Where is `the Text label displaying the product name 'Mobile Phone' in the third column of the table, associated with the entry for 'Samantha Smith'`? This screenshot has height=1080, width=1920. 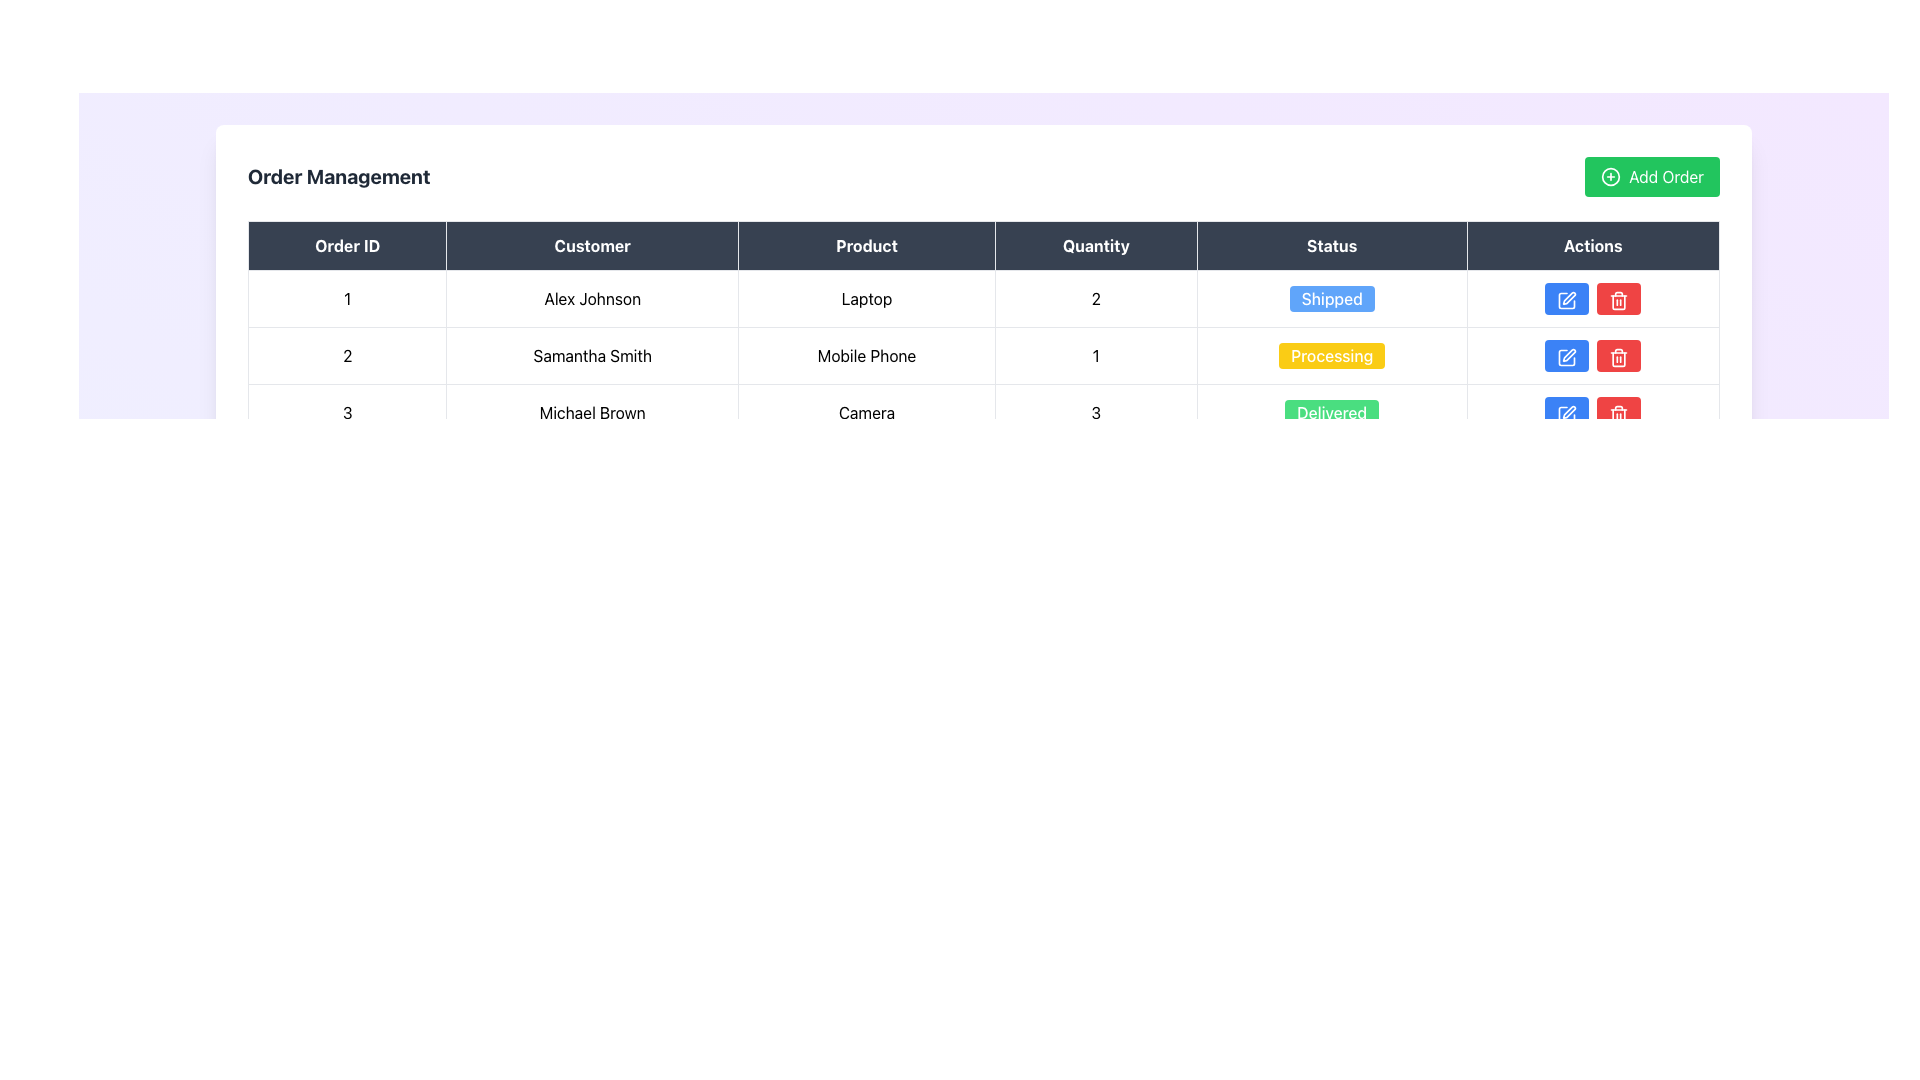
the Text label displaying the product name 'Mobile Phone' in the third column of the table, associated with the entry for 'Samantha Smith' is located at coordinates (867, 354).